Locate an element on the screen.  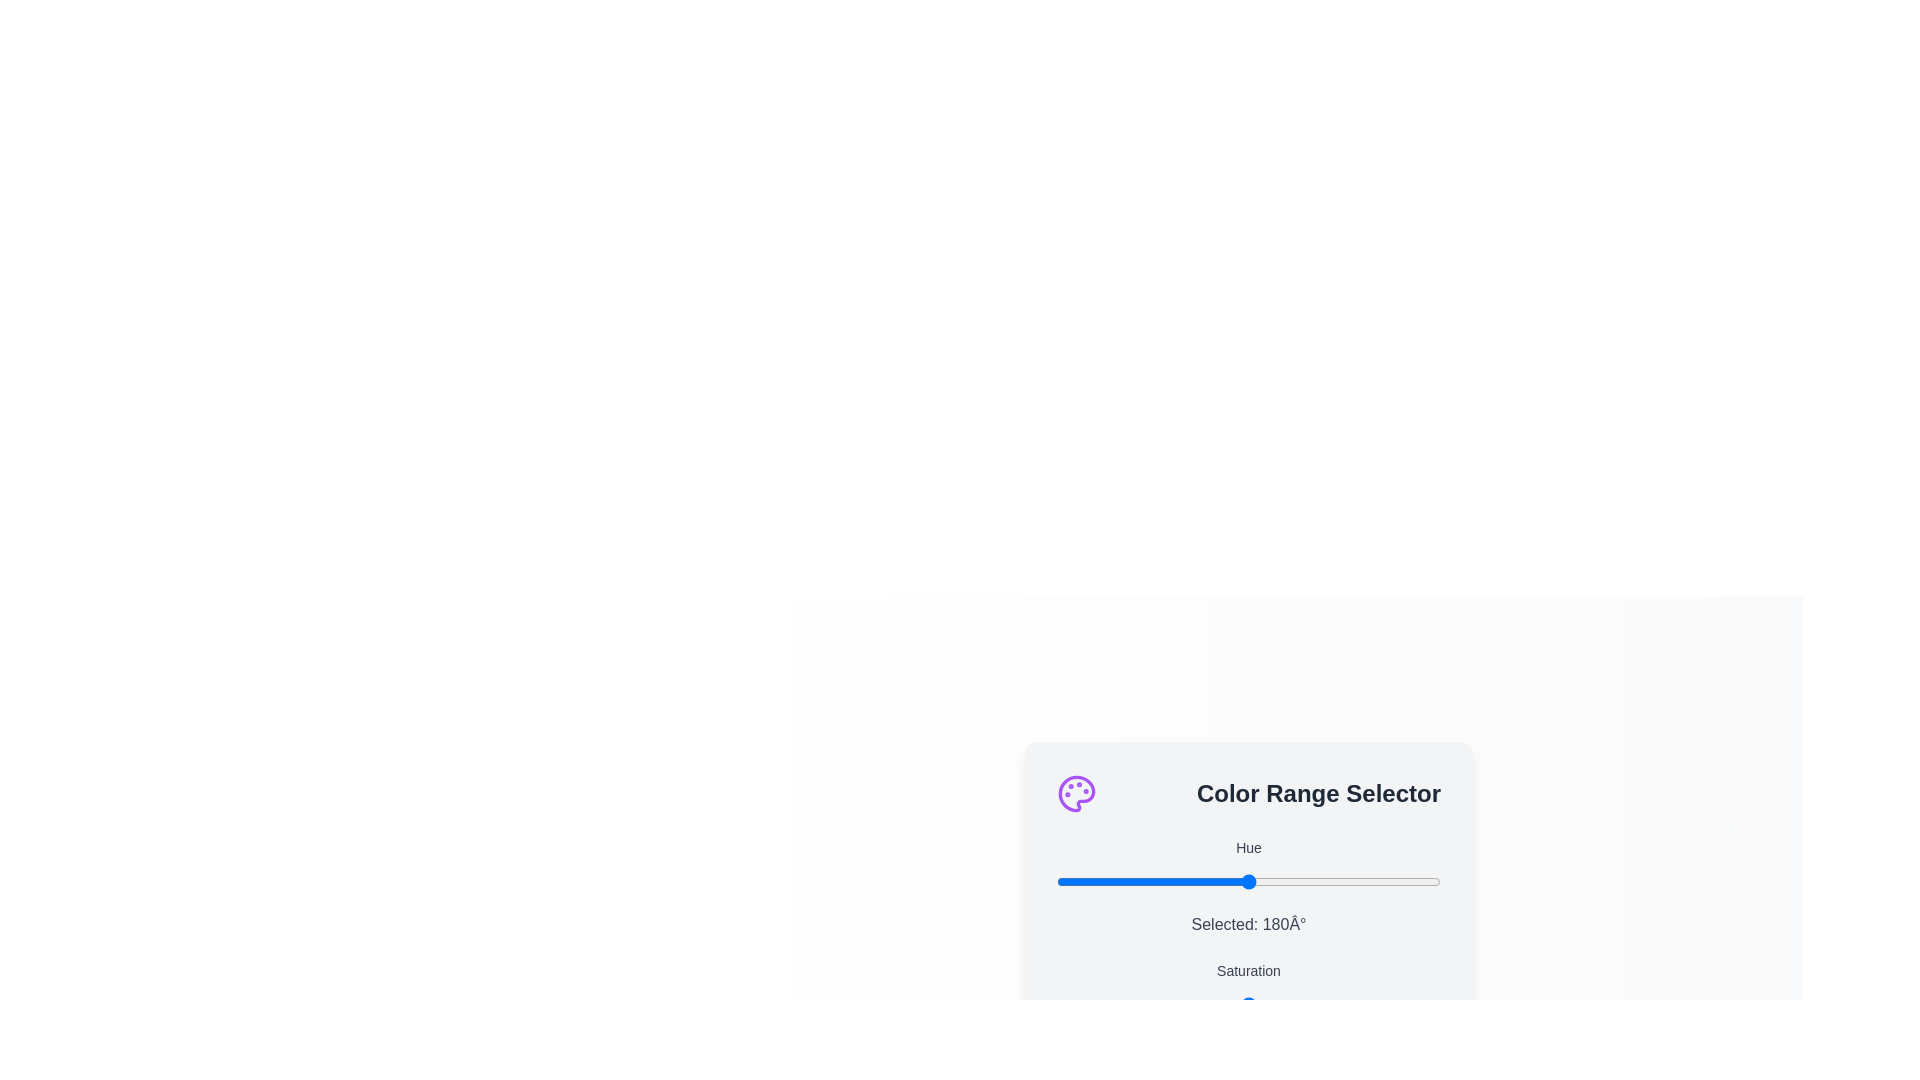
the hue value on the slider is located at coordinates (1123, 880).